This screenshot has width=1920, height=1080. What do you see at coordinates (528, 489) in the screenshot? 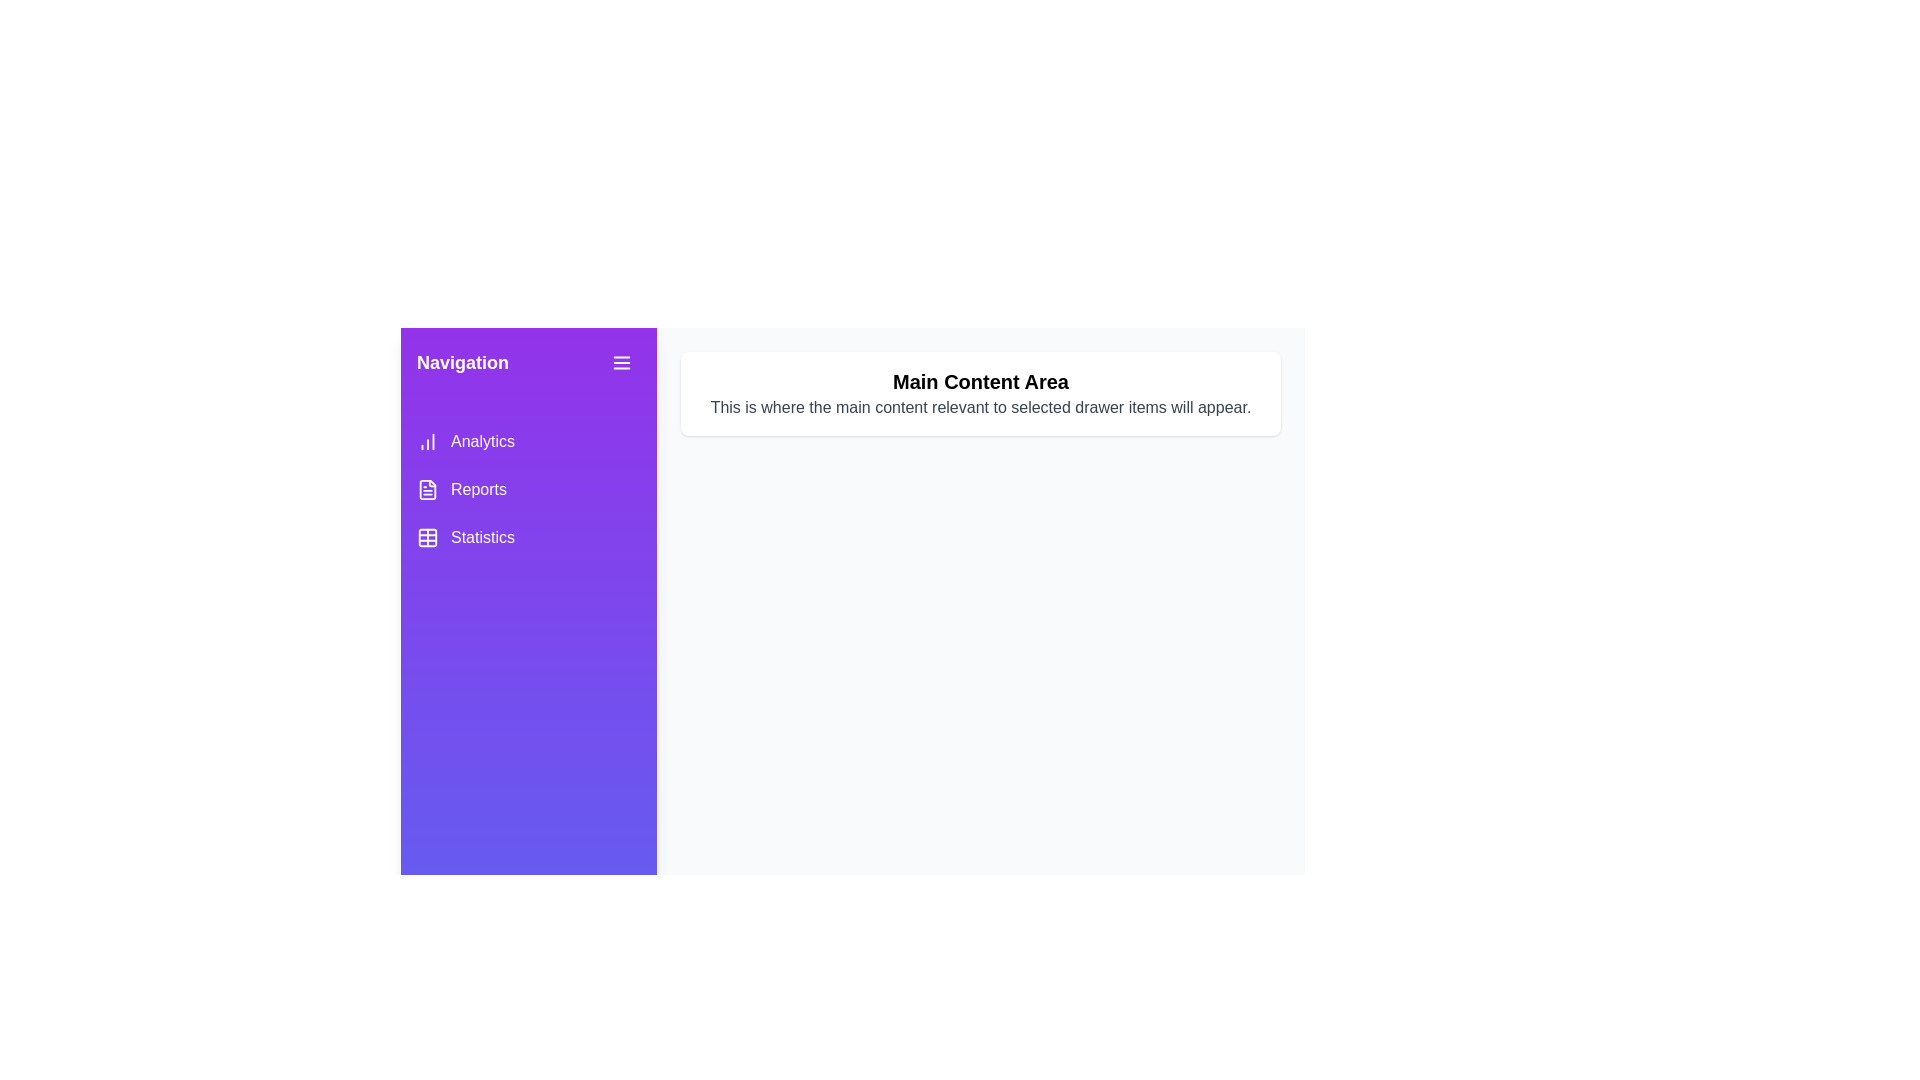
I see `the 'Reports' menu item to navigate to the 'Reports' section` at bounding box center [528, 489].